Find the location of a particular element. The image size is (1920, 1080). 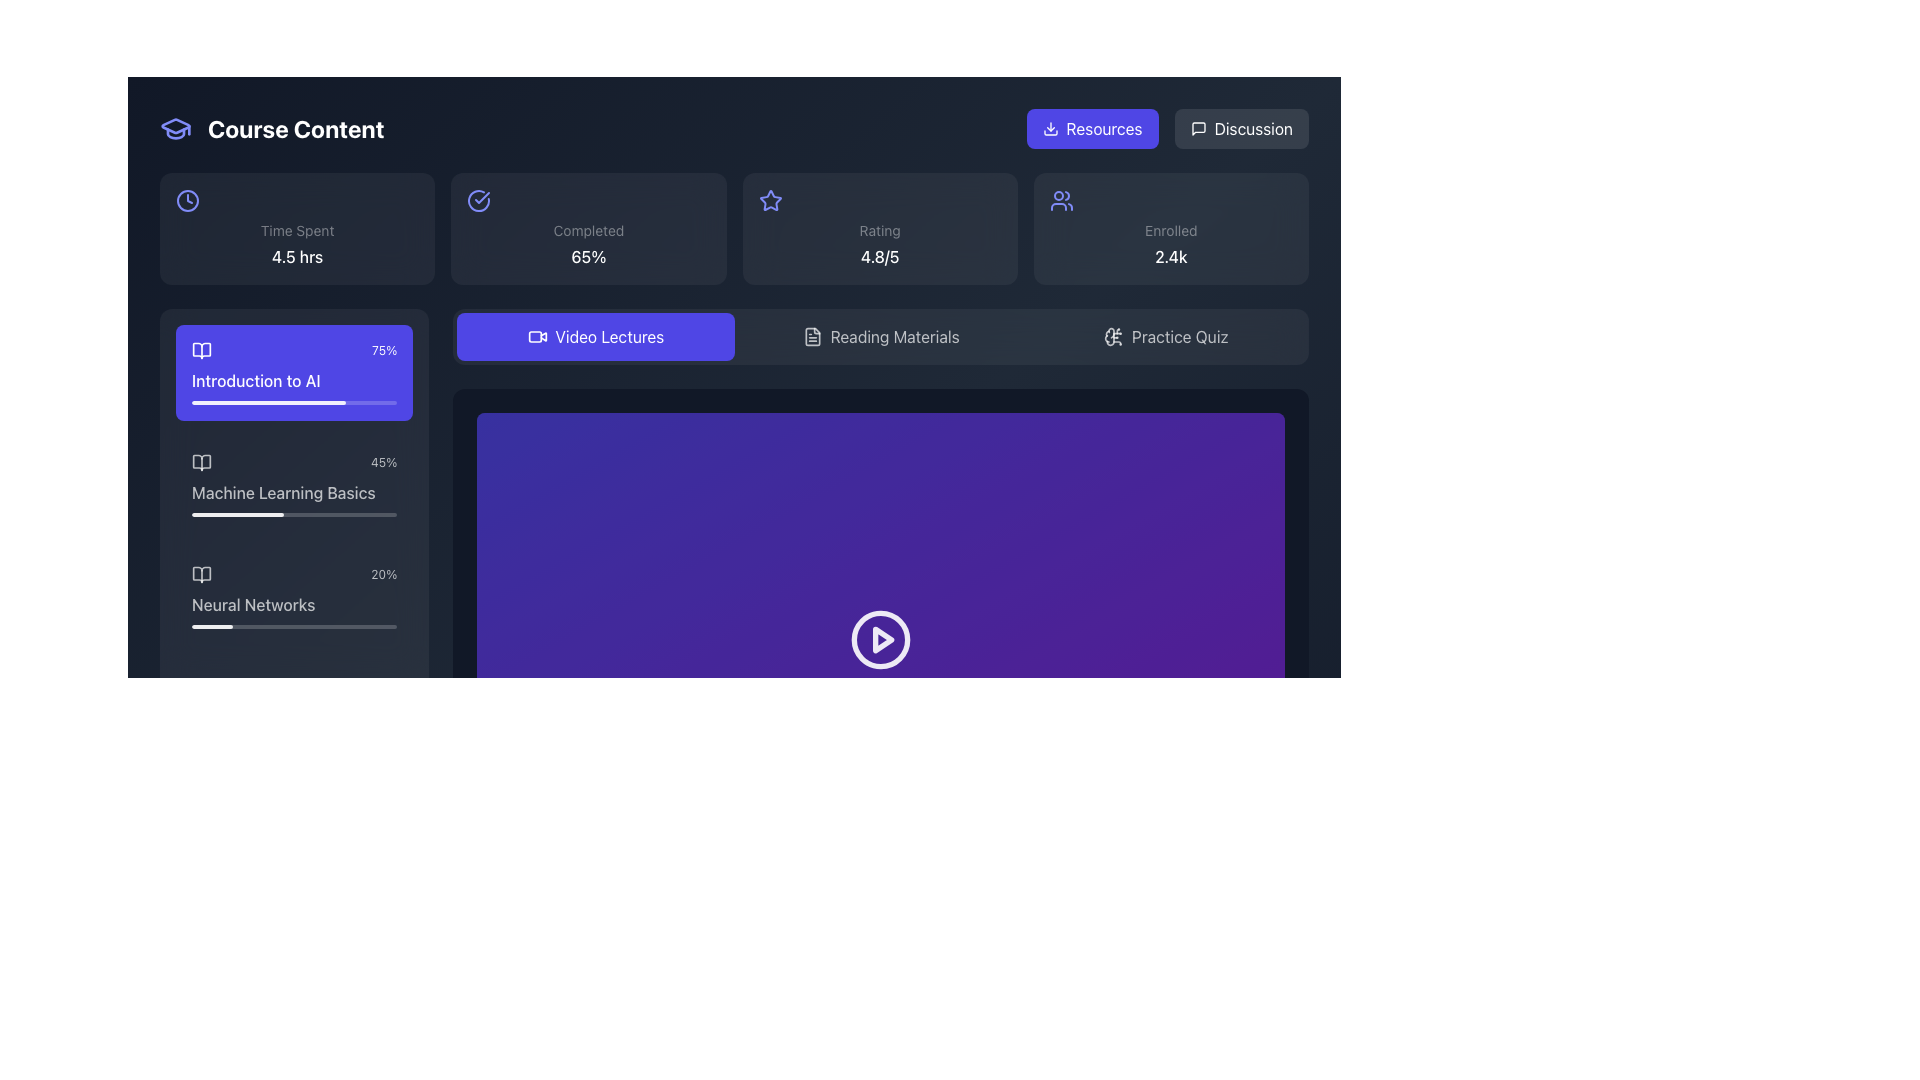

the third button labeled 'Practice Quiz' located below the header and above the main content is located at coordinates (1166, 335).